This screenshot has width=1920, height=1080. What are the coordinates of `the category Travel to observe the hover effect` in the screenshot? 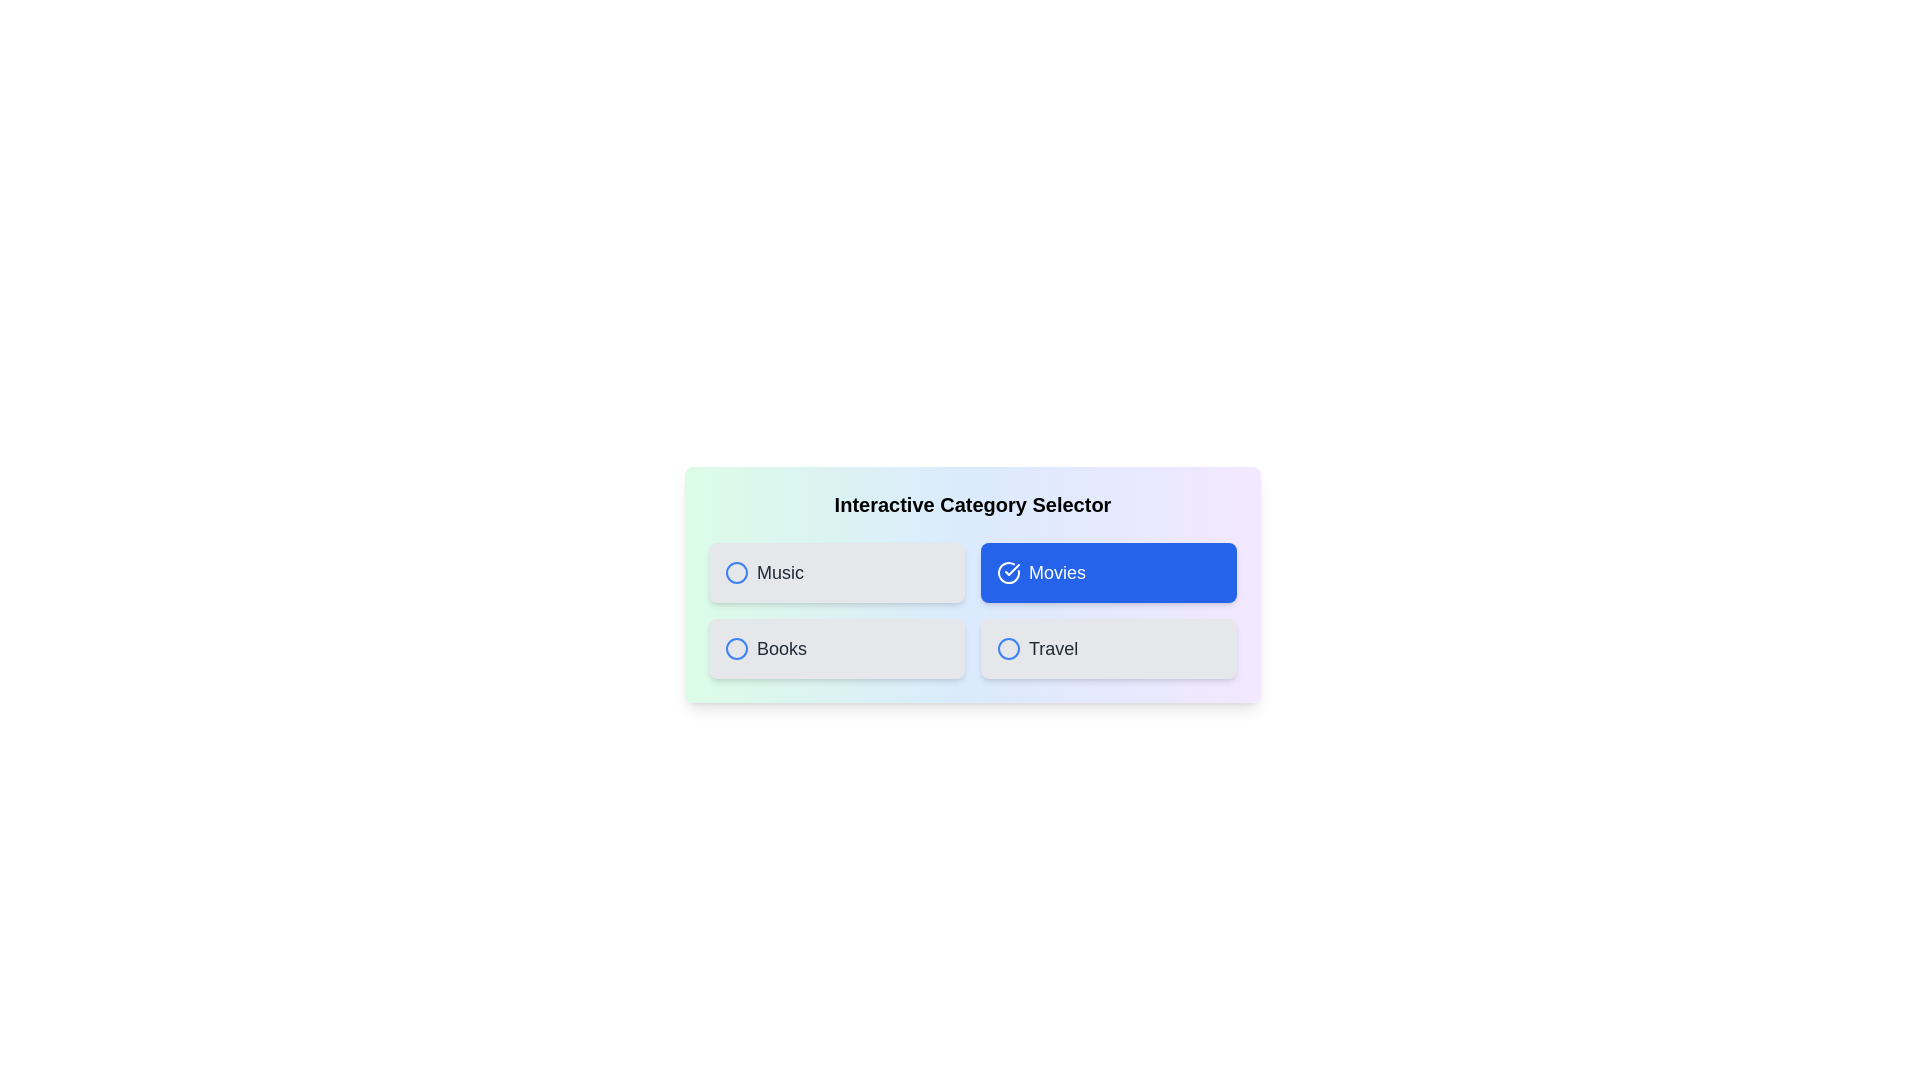 It's located at (1107, 648).